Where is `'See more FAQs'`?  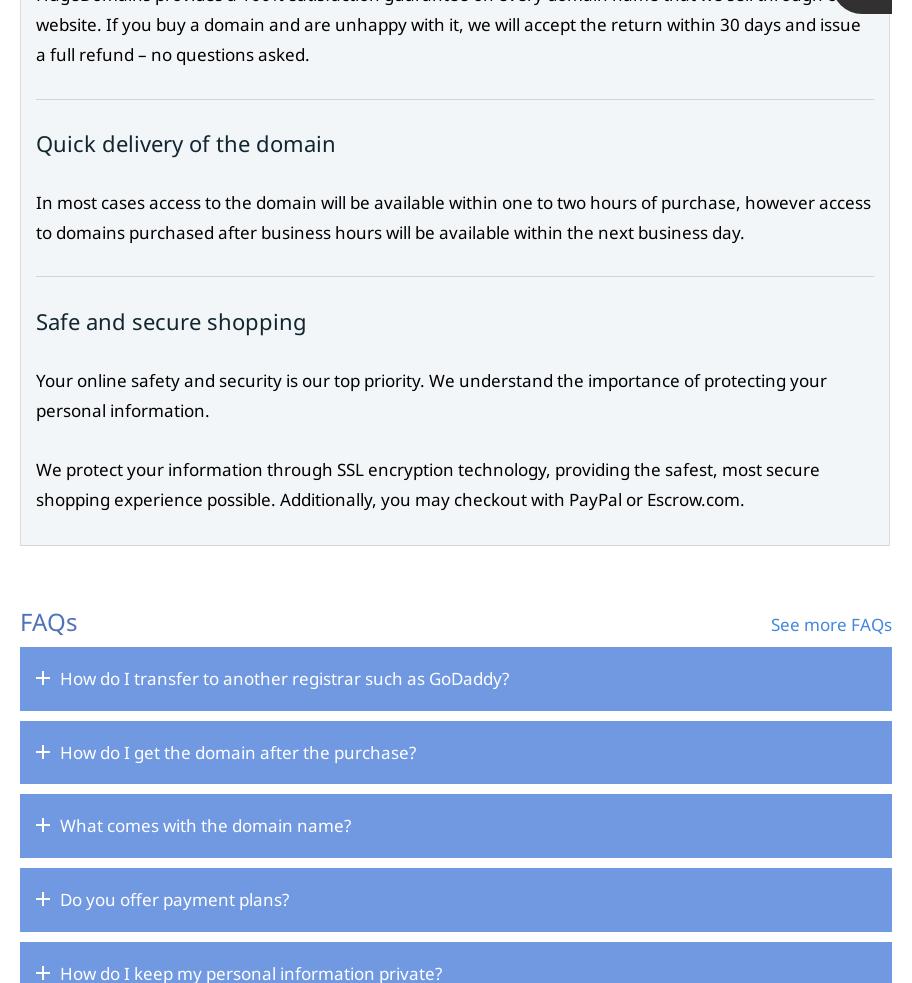
'See more FAQs' is located at coordinates (830, 623).